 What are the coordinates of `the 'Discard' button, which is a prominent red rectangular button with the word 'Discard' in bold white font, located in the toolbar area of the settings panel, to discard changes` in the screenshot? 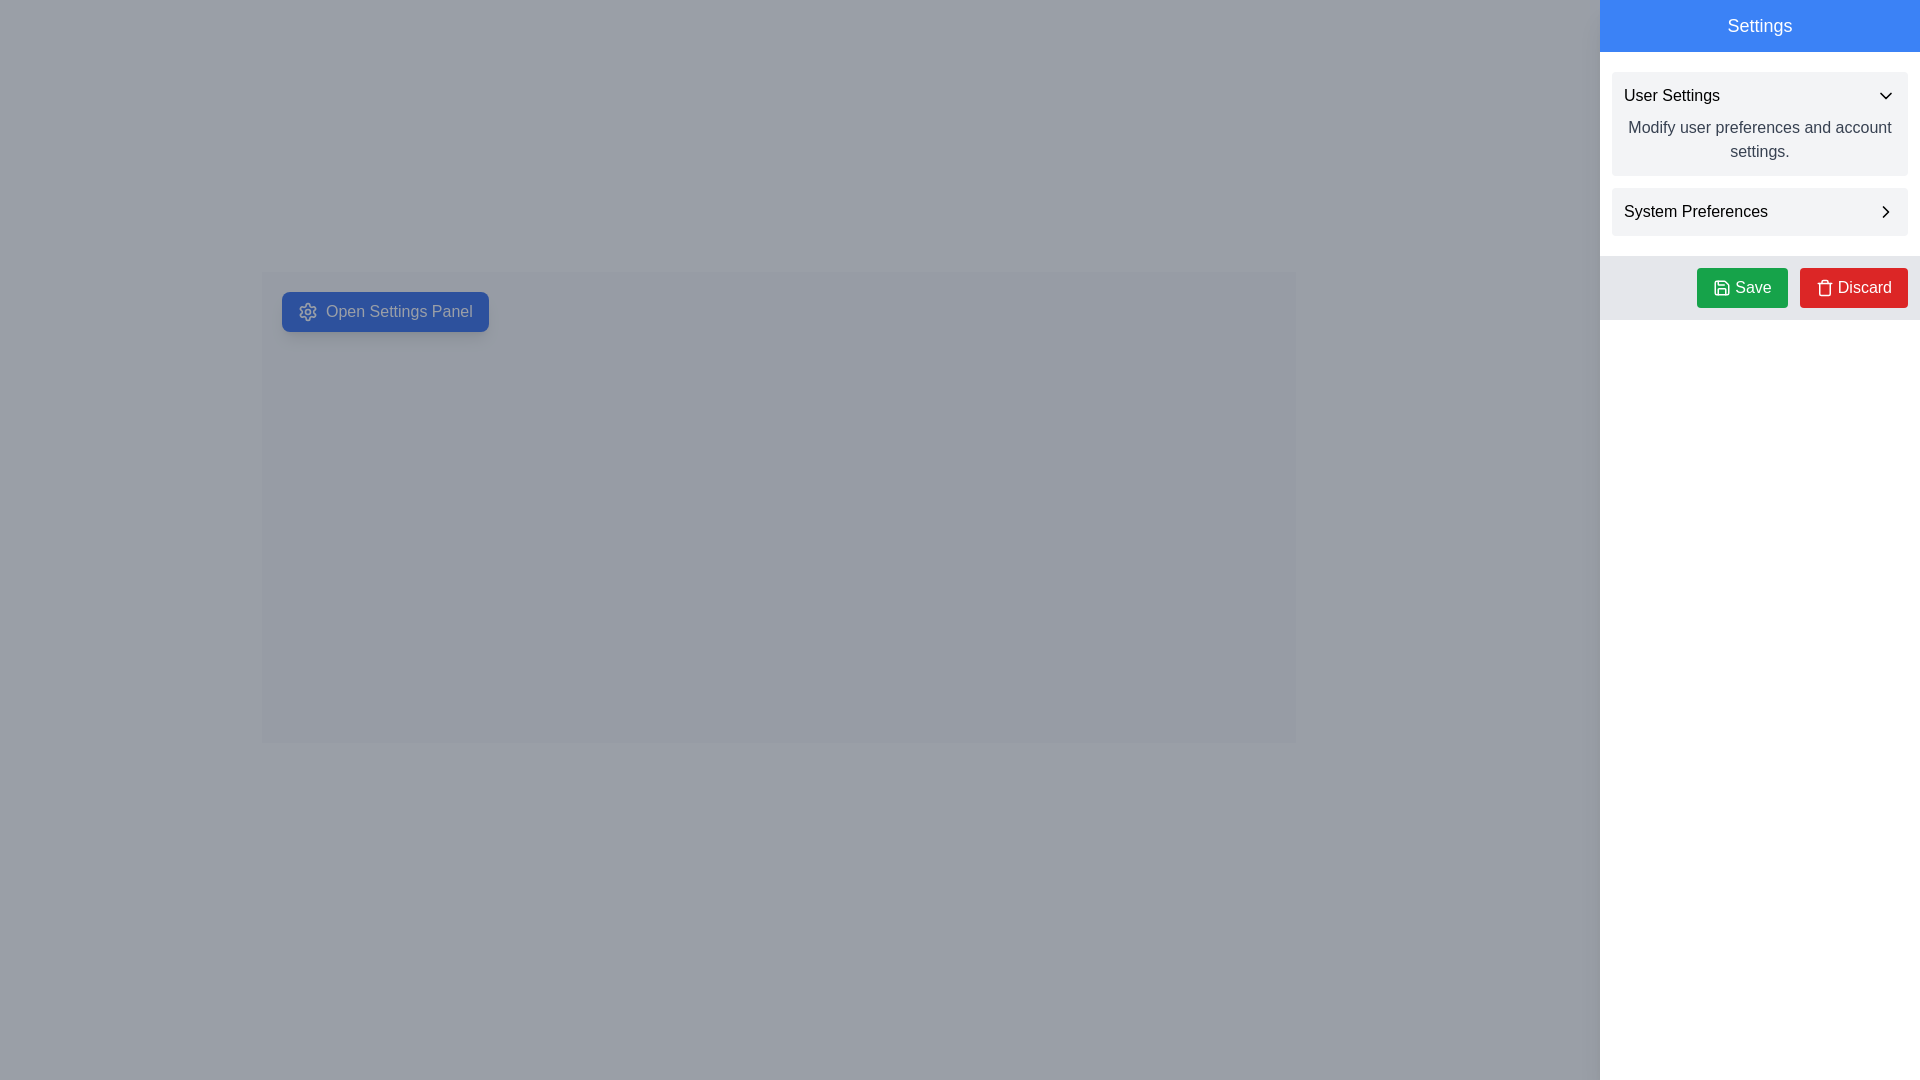 It's located at (1863, 288).